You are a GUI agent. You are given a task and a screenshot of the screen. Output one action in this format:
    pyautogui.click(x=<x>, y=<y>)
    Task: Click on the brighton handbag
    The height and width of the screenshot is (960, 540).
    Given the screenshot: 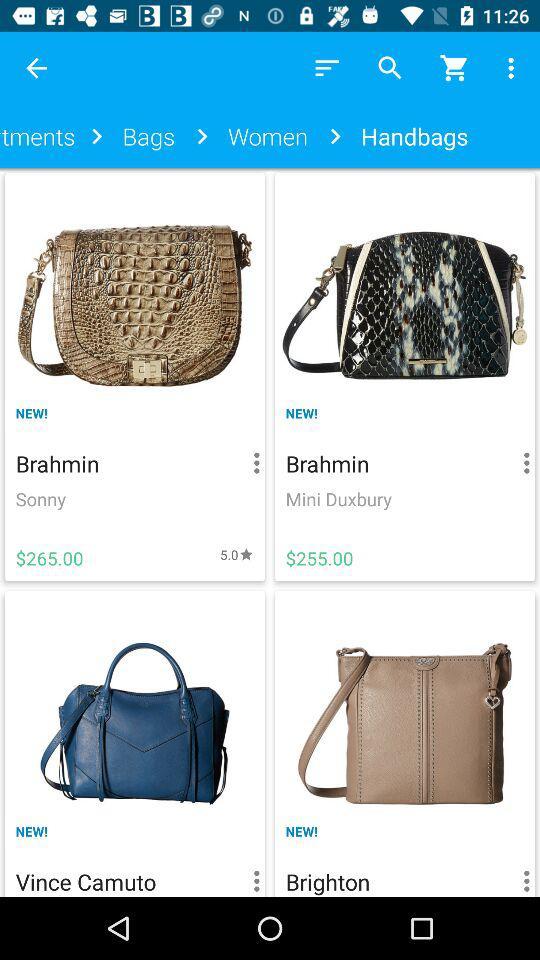 What is the action you would take?
    pyautogui.click(x=405, y=740)
    